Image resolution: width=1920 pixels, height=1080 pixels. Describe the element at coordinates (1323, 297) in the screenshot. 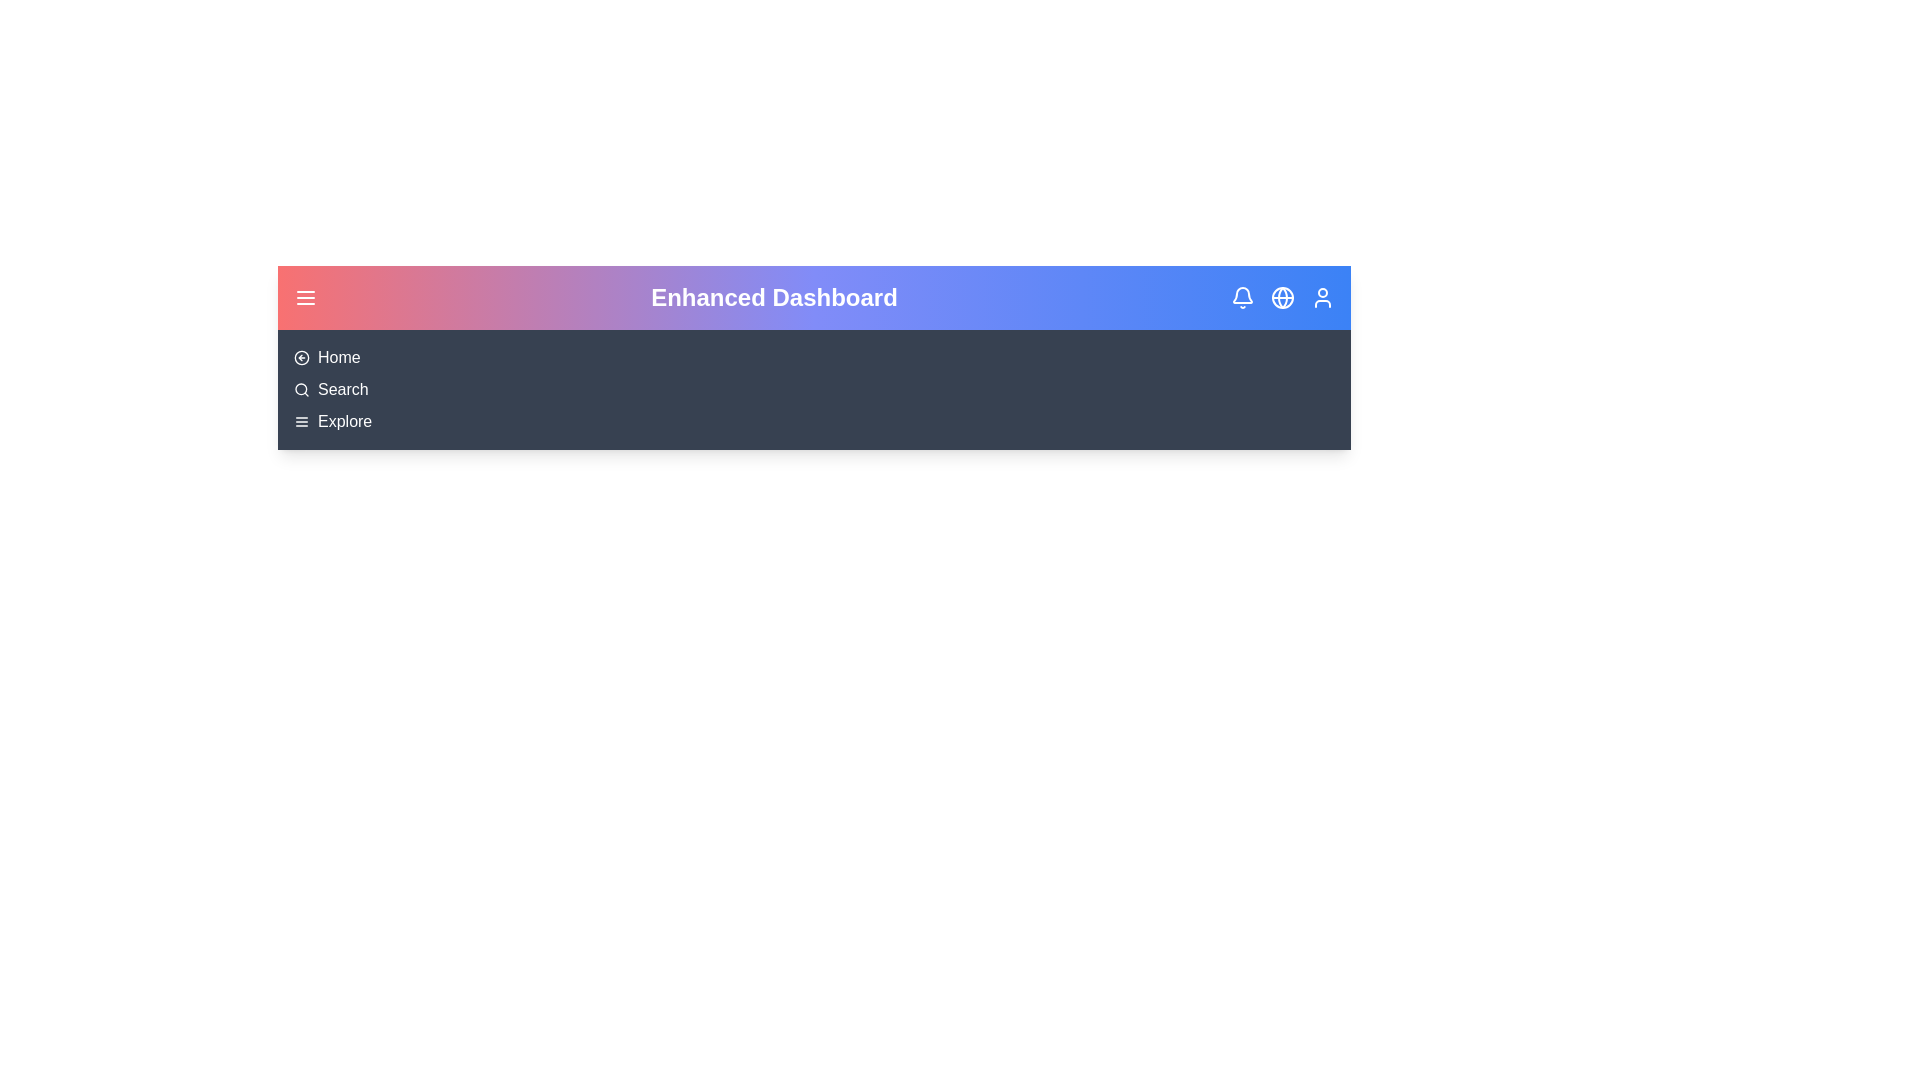

I see `the user element` at that location.